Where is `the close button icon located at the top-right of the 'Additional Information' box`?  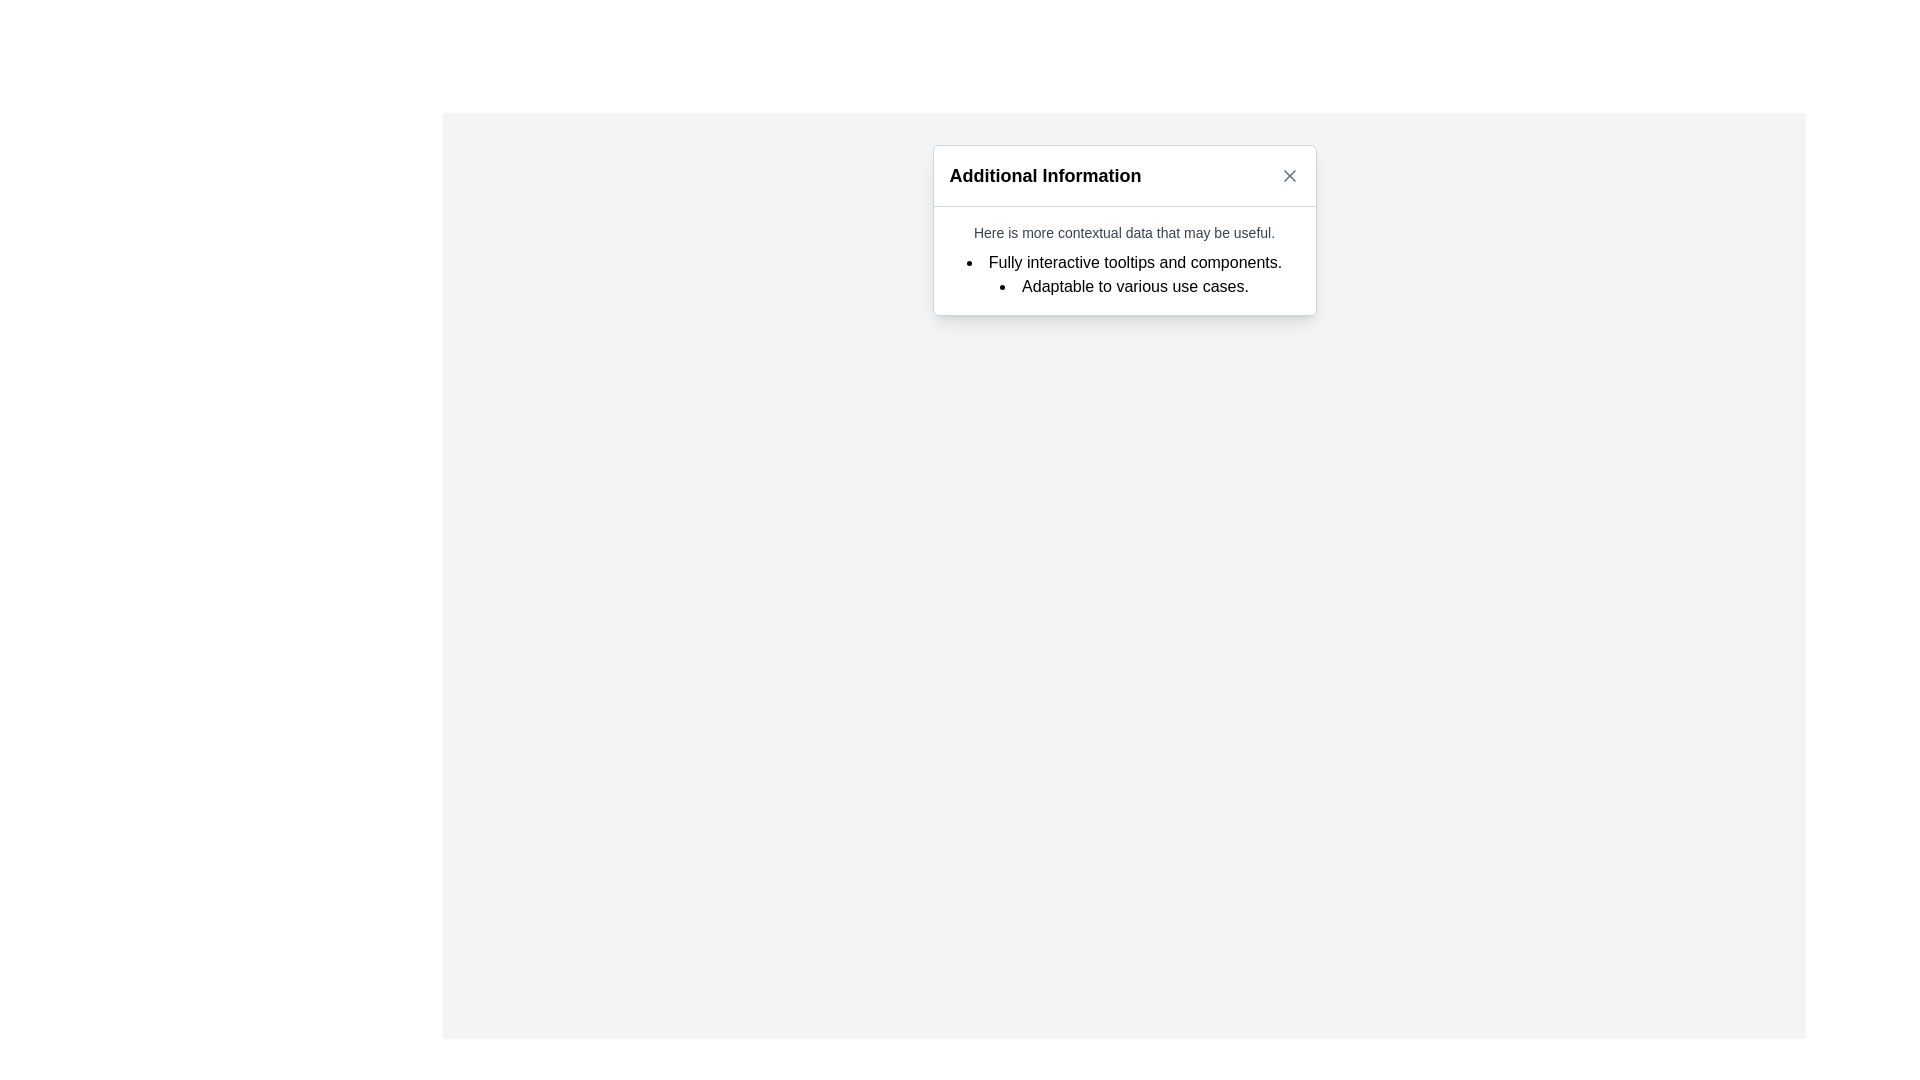
the close button icon located at the top-right of the 'Additional Information' box is located at coordinates (1289, 175).